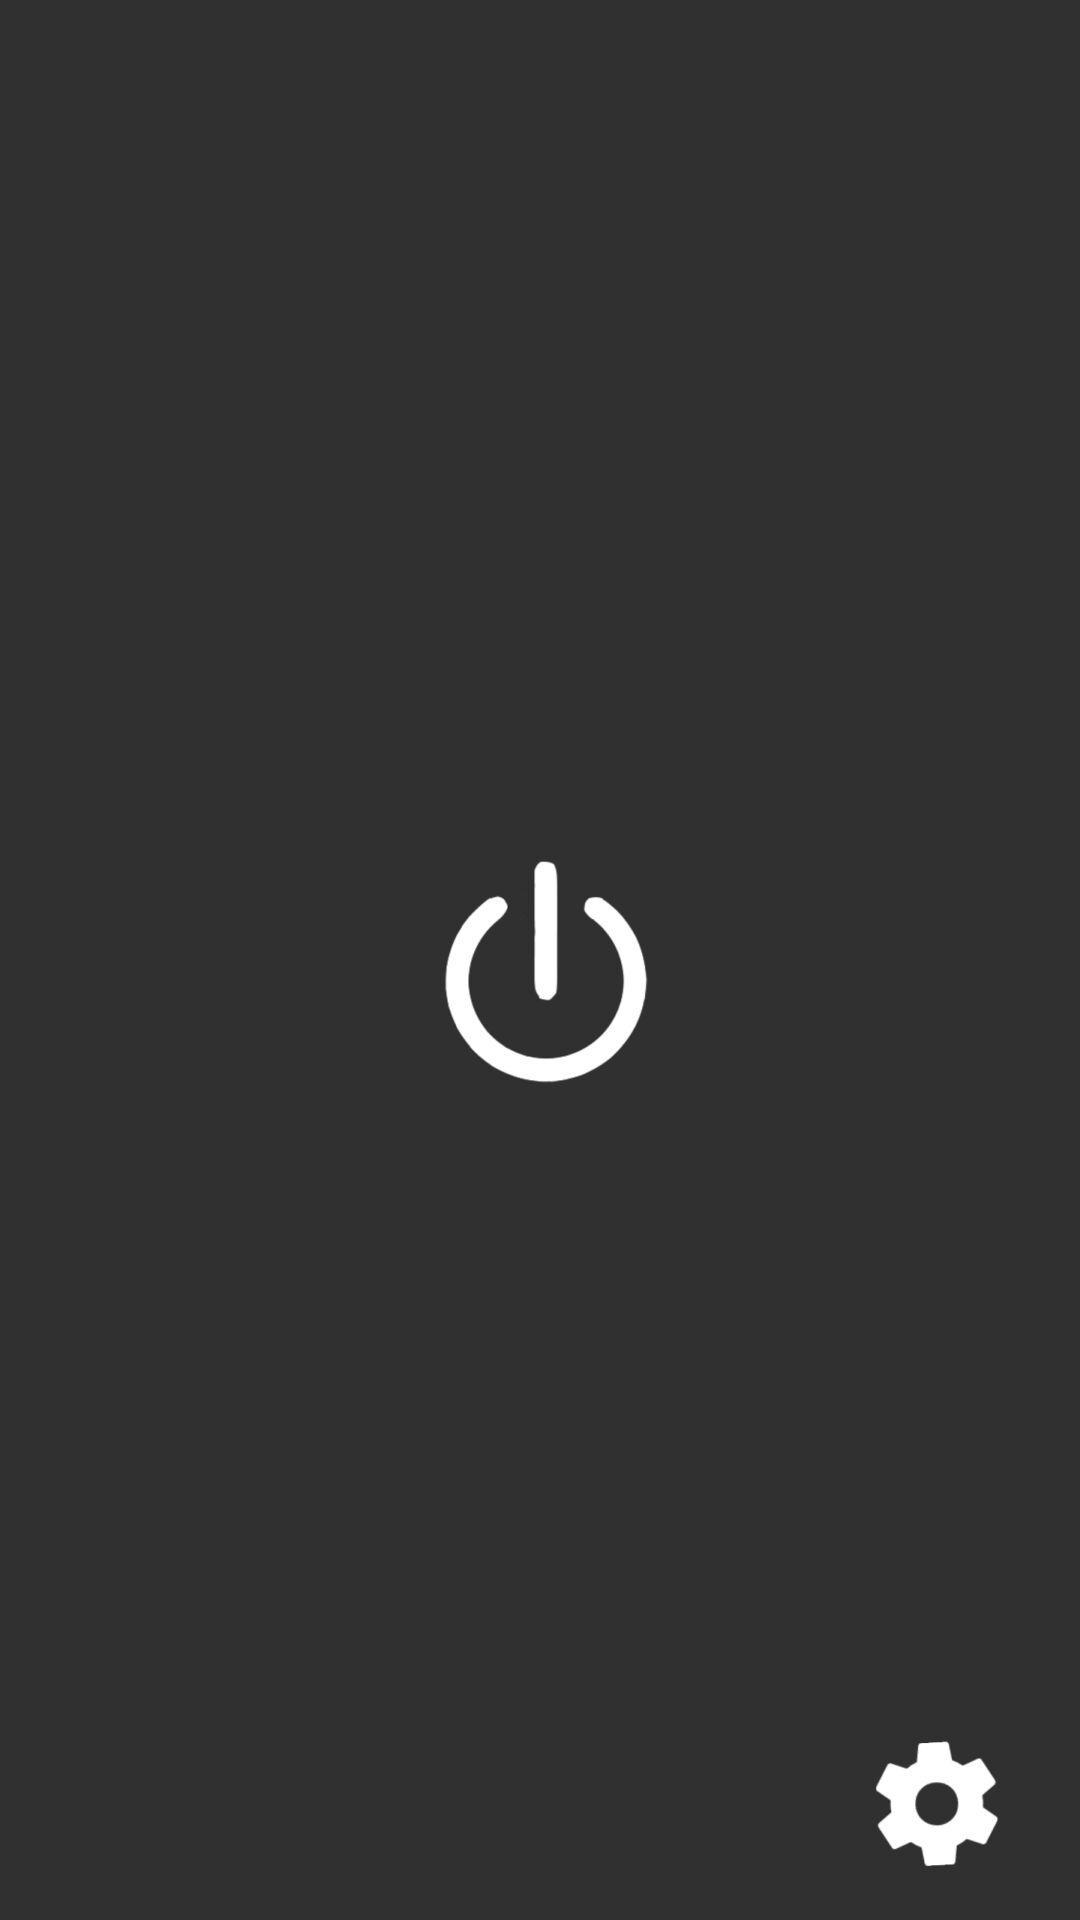 This screenshot has height=1920, width=1080. Describe the element at coordinates (936, 1803) in the screenshot. I see `the settings icon` at that location.